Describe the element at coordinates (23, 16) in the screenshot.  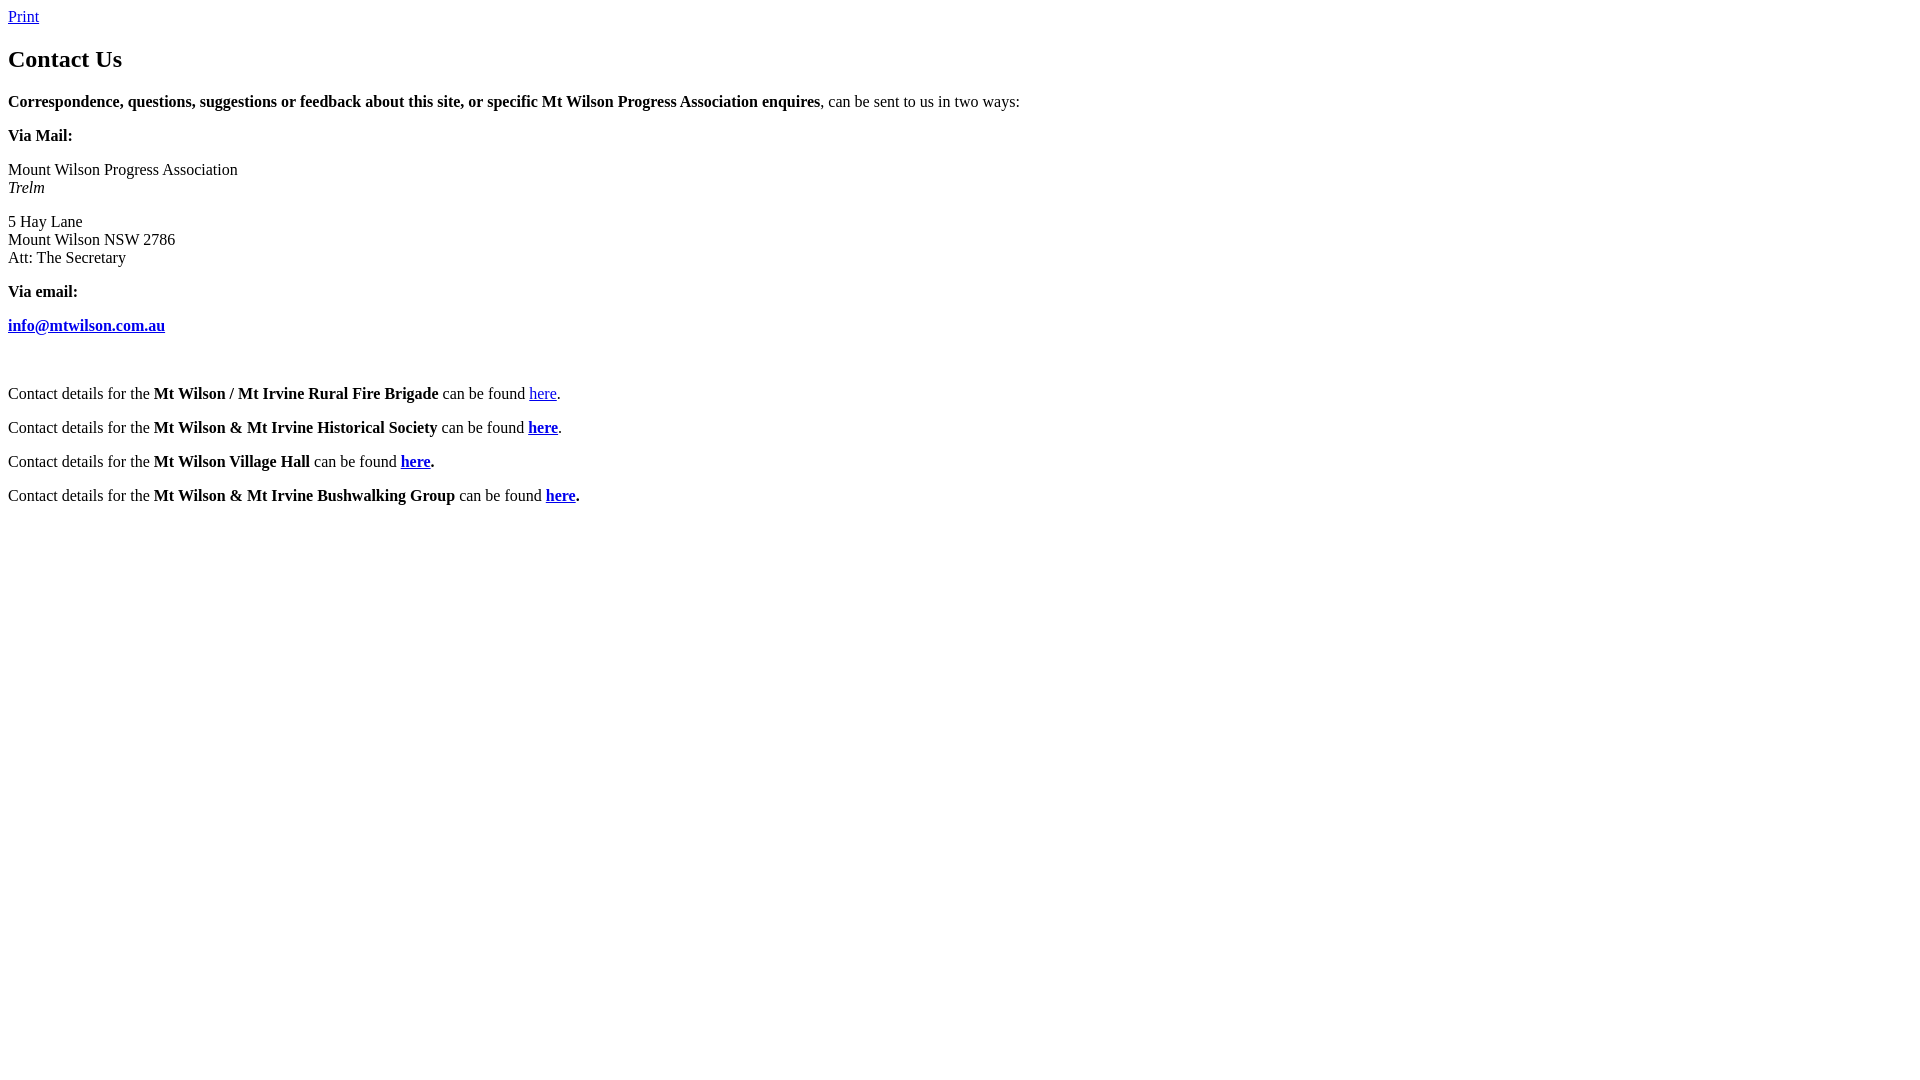
I see `'Print'` at that location.